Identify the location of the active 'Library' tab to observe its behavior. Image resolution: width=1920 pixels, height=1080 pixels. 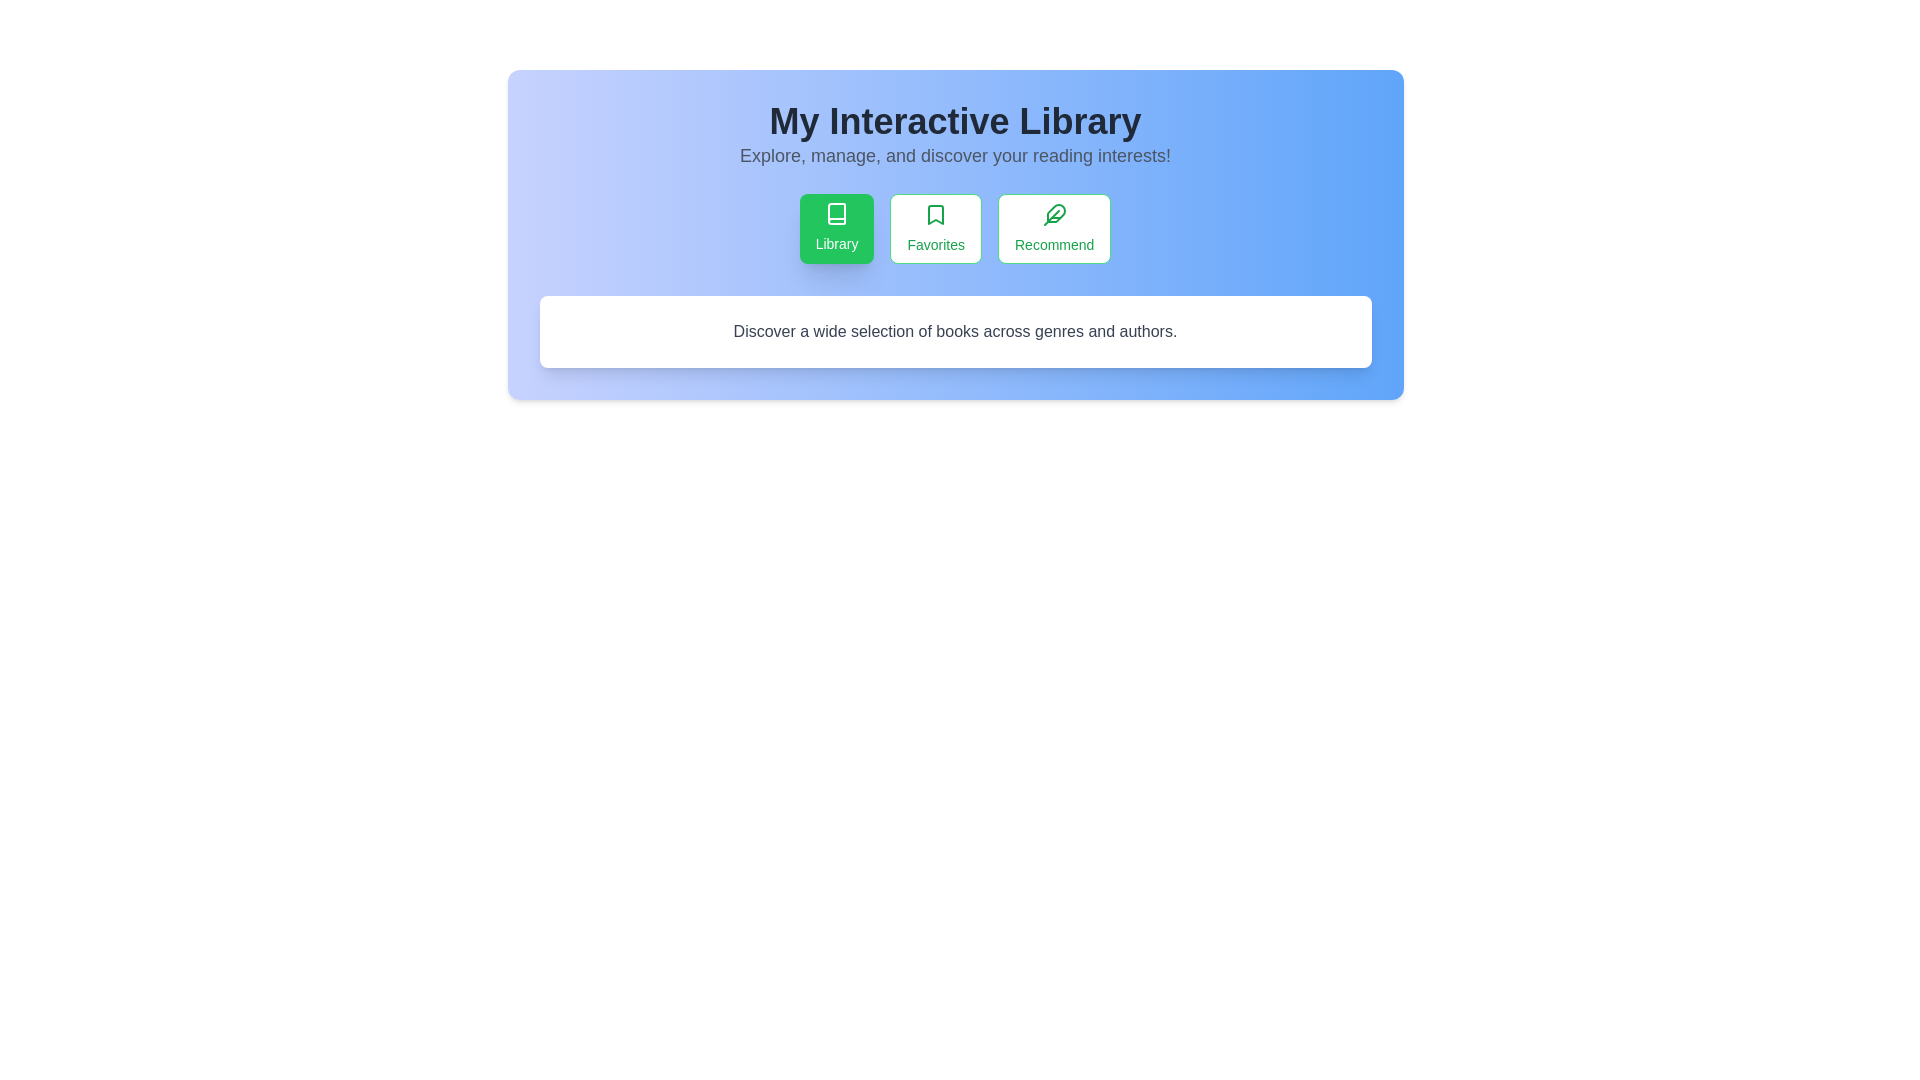
(836, 227).